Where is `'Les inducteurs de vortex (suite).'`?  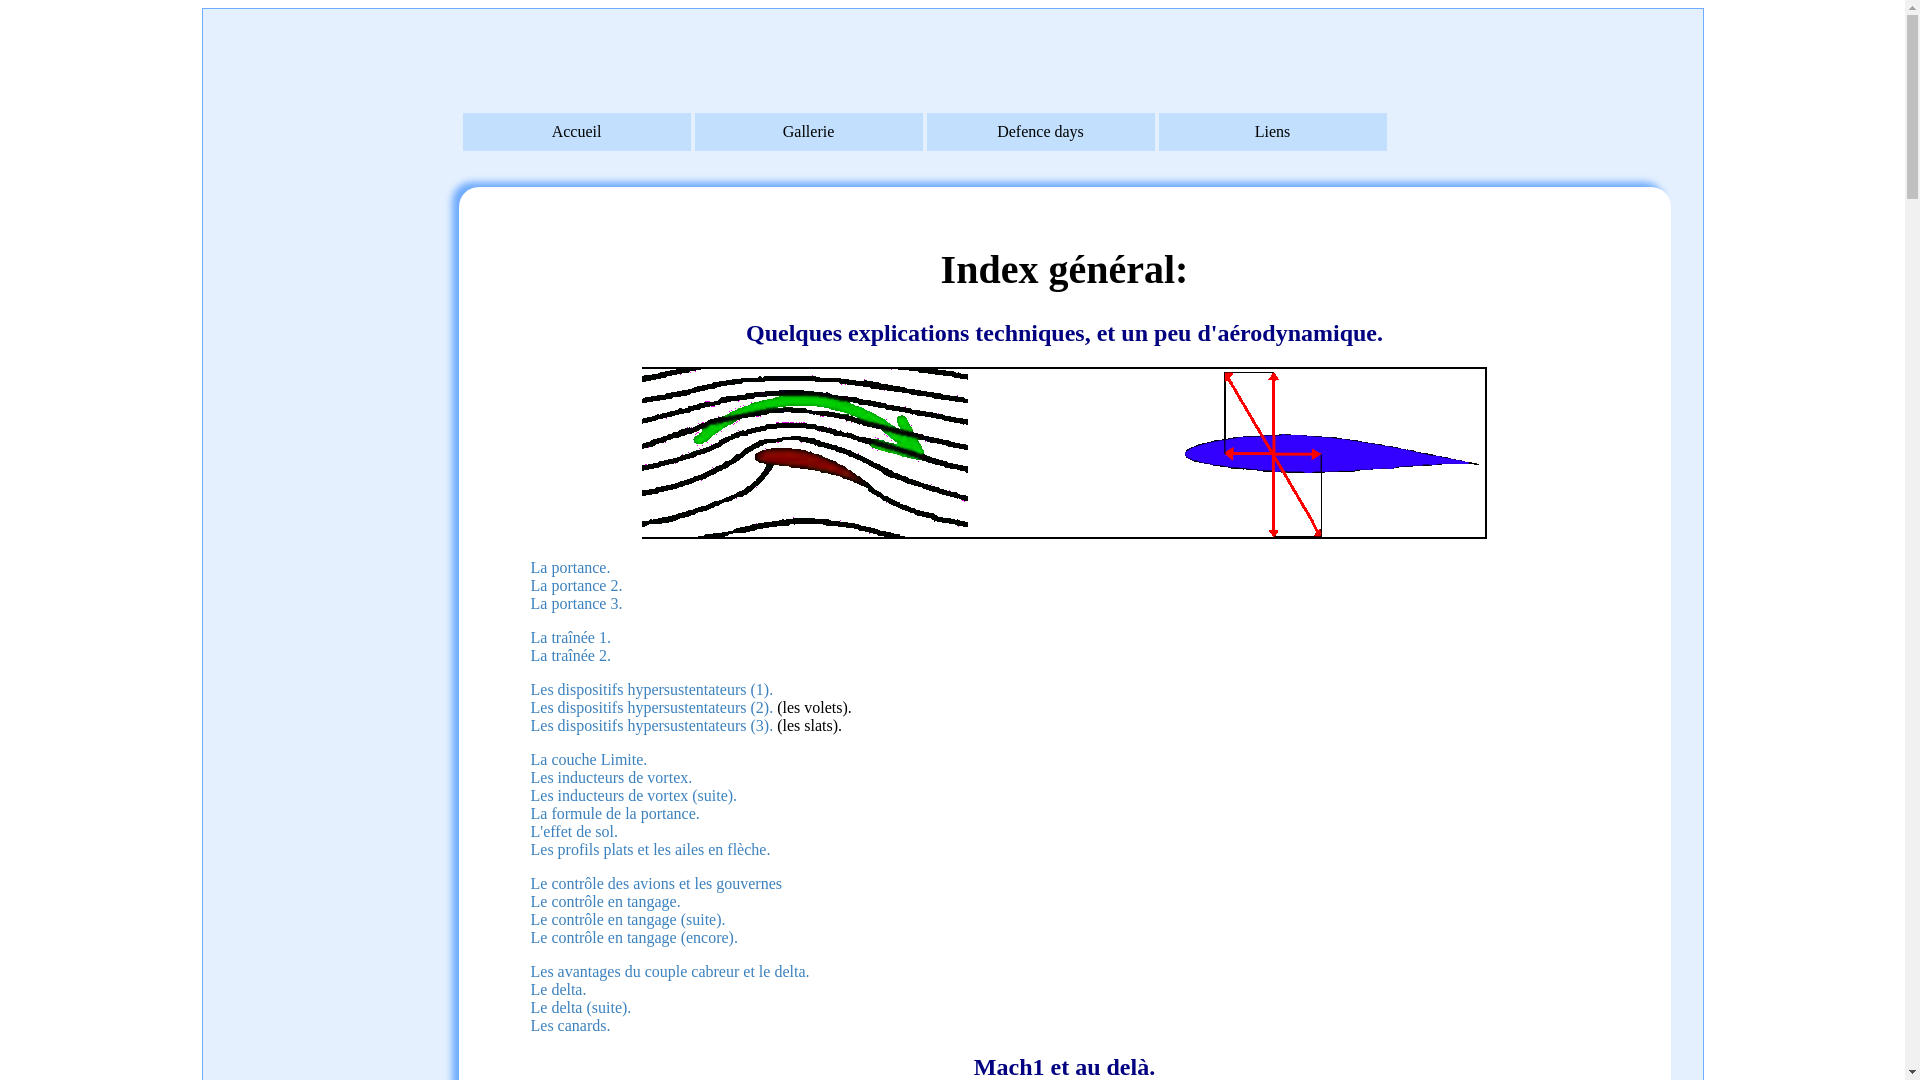 'Les inducteurs de vortex (suite).' is located at coordinates (632, 793).